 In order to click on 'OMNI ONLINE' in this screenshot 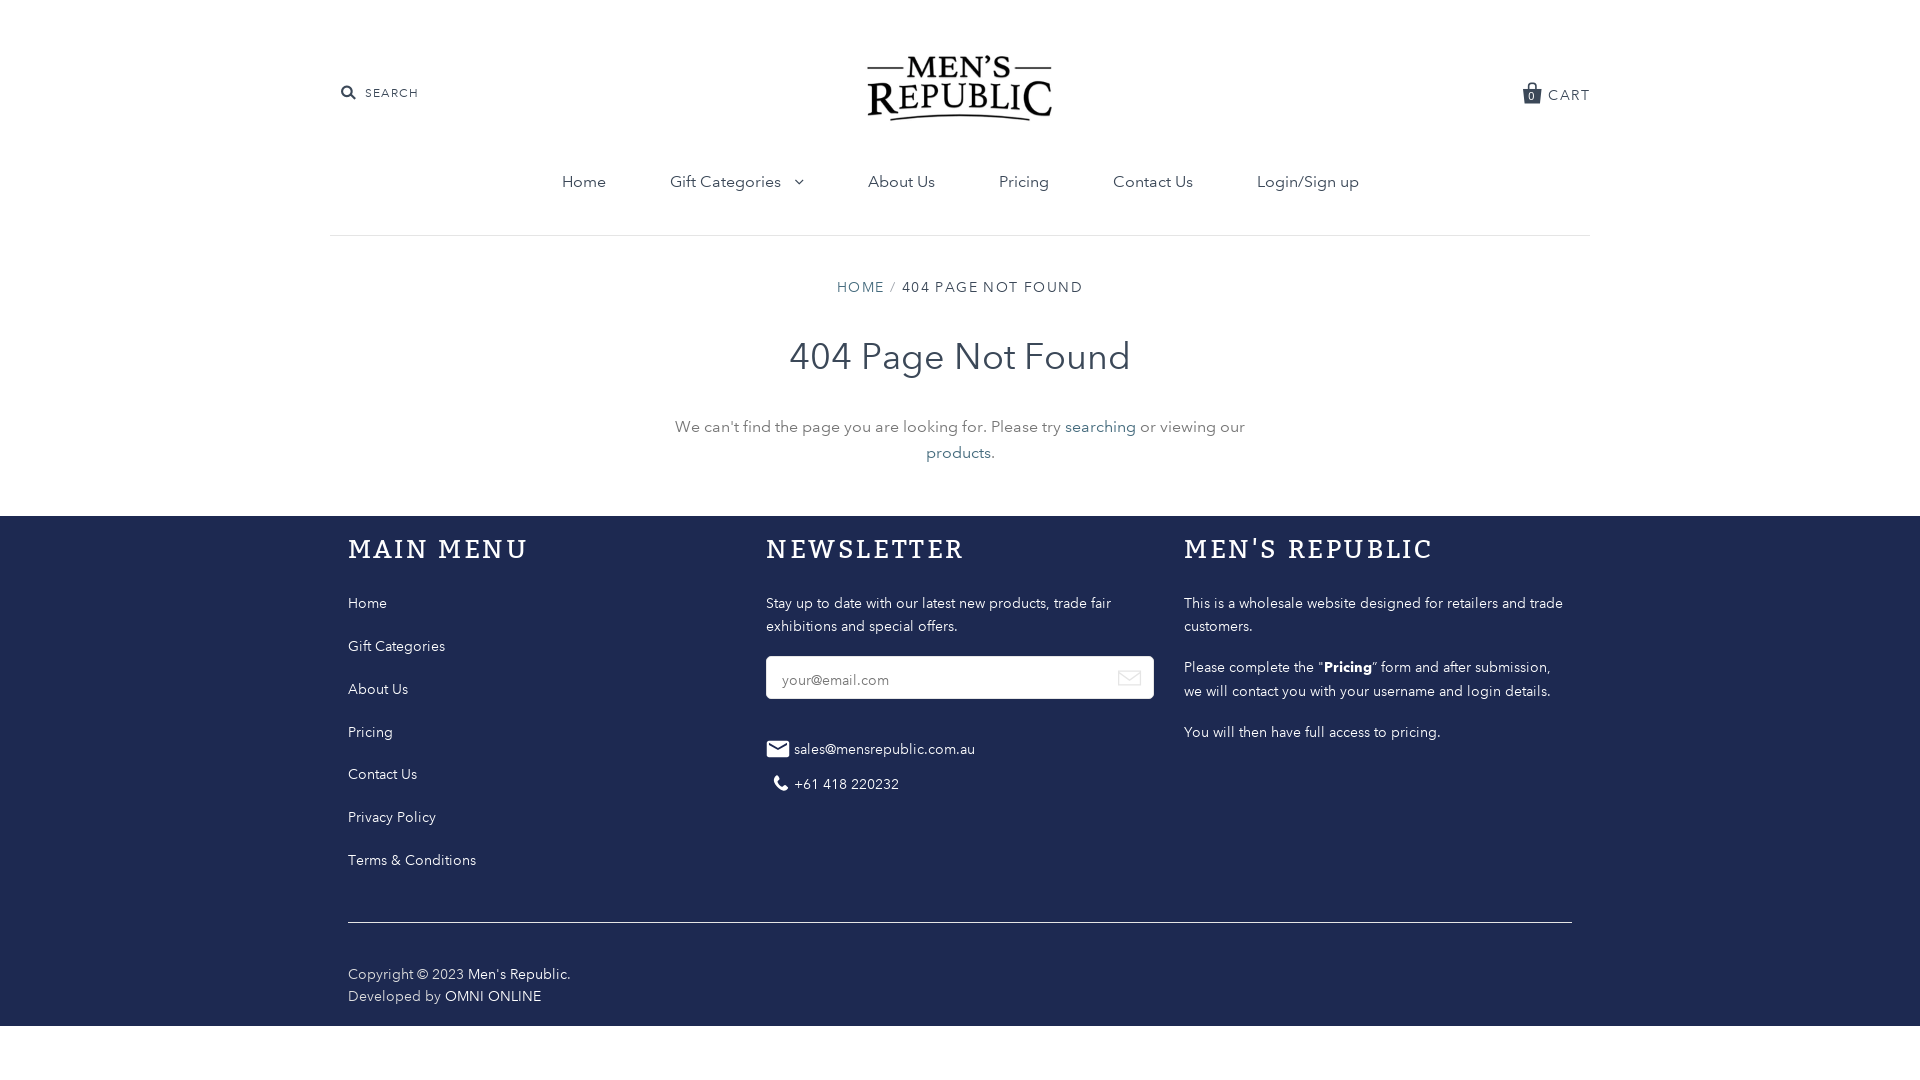, I will do `click(493, 995)`.